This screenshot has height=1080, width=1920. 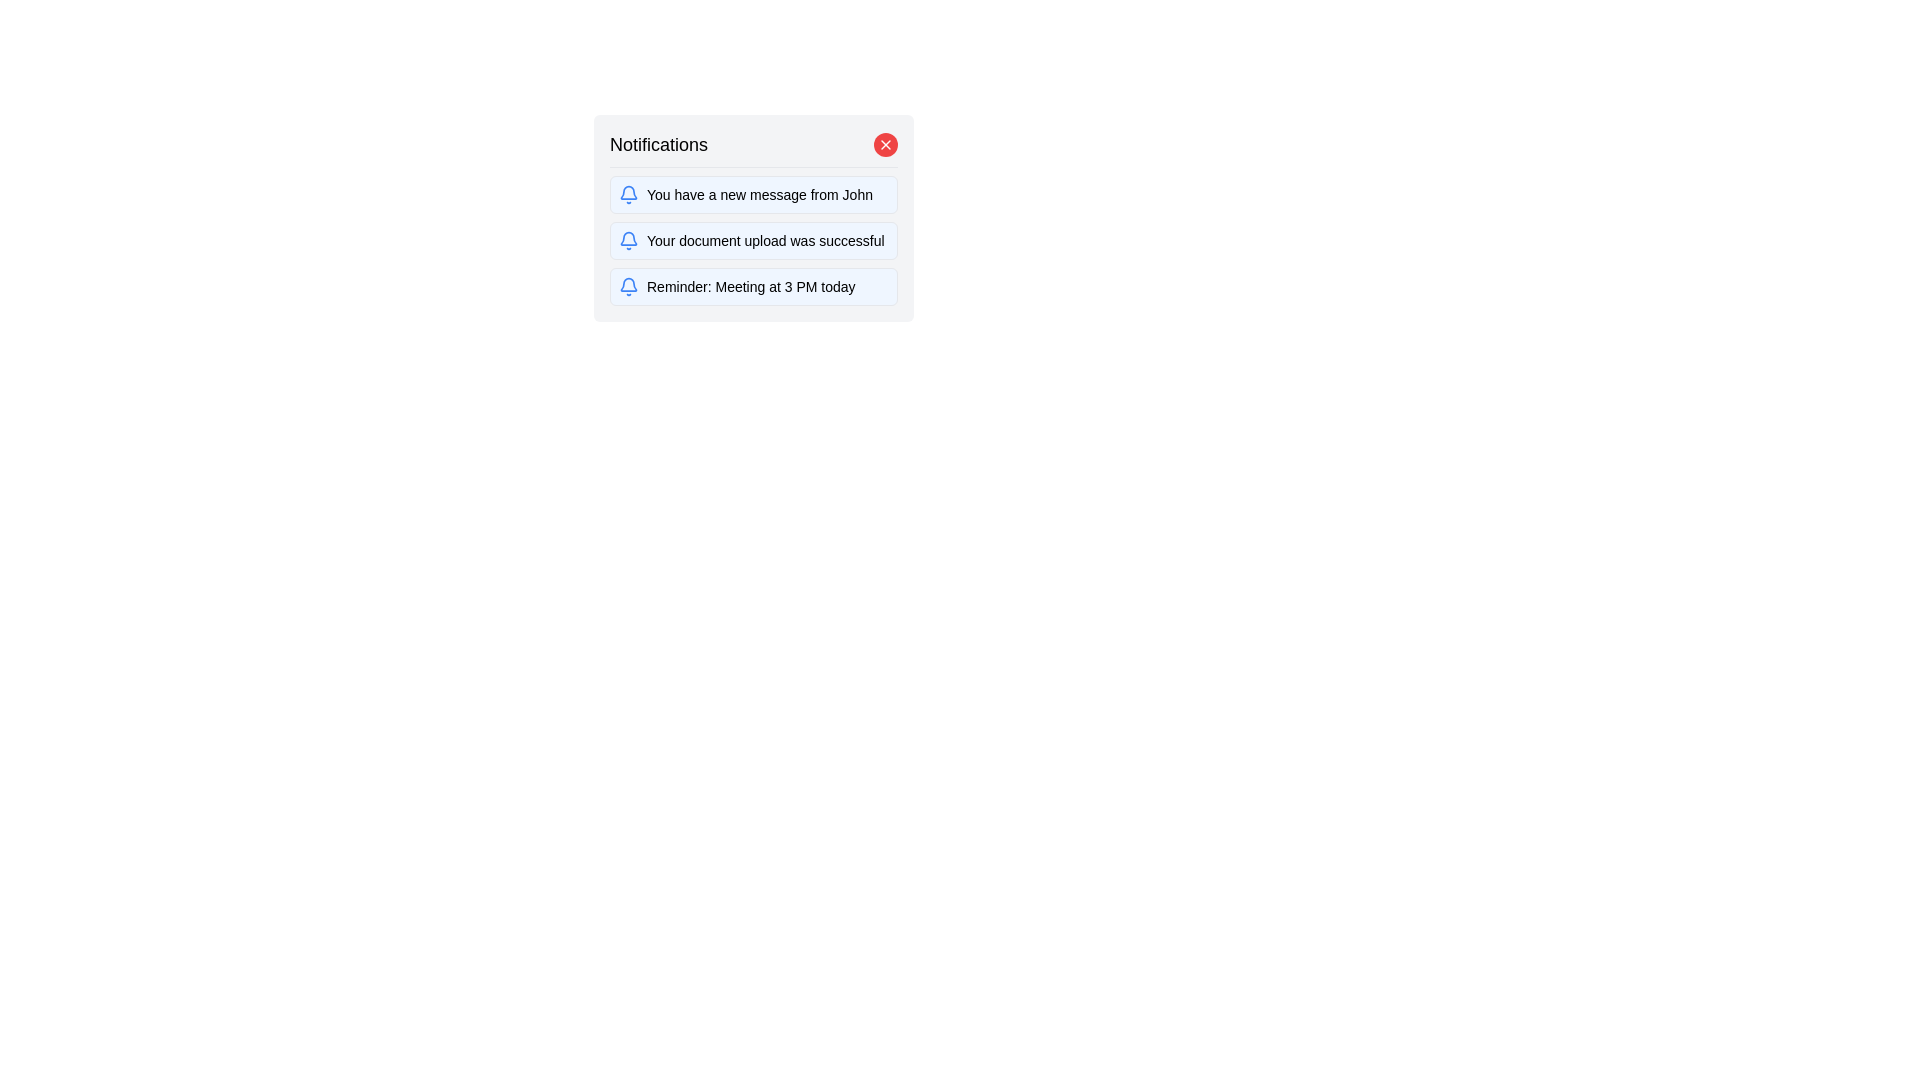 What do you see at coordinates (627, 239) in the screenshot?
I see `the blue notification bell icon, which is the leftmost element in the second notification item of the notification panel, indicating notification messages` at bounding box center [627, 239].